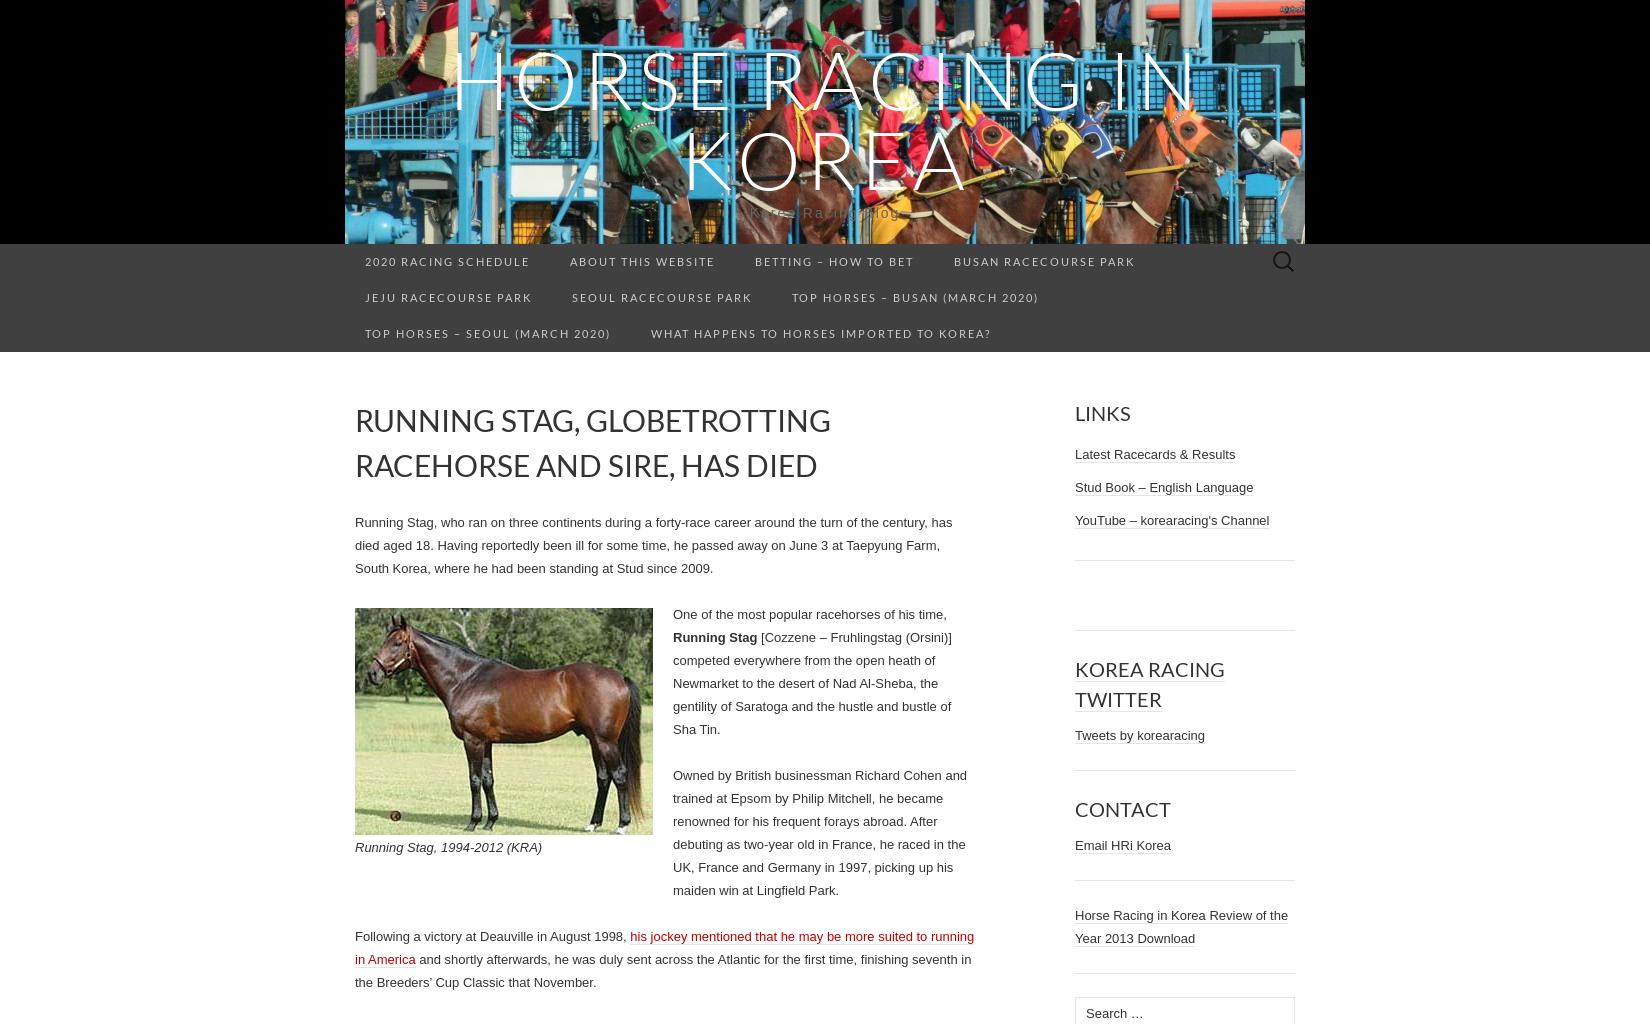 Image resolution: width=1650 pixels, height=1024 pixels. What do you see at coordinates (652, 545) in the screenshot?
I see `'Running Stag, who ran on three continents during a forty-race career around the turn of the century, has died aged 18. Having reportedly been ill for some time, he passed away on June 3 at Taepyung Farm, South Korea, where he had been standing at Stud since 2009.'` at bounding box center [652, 545].